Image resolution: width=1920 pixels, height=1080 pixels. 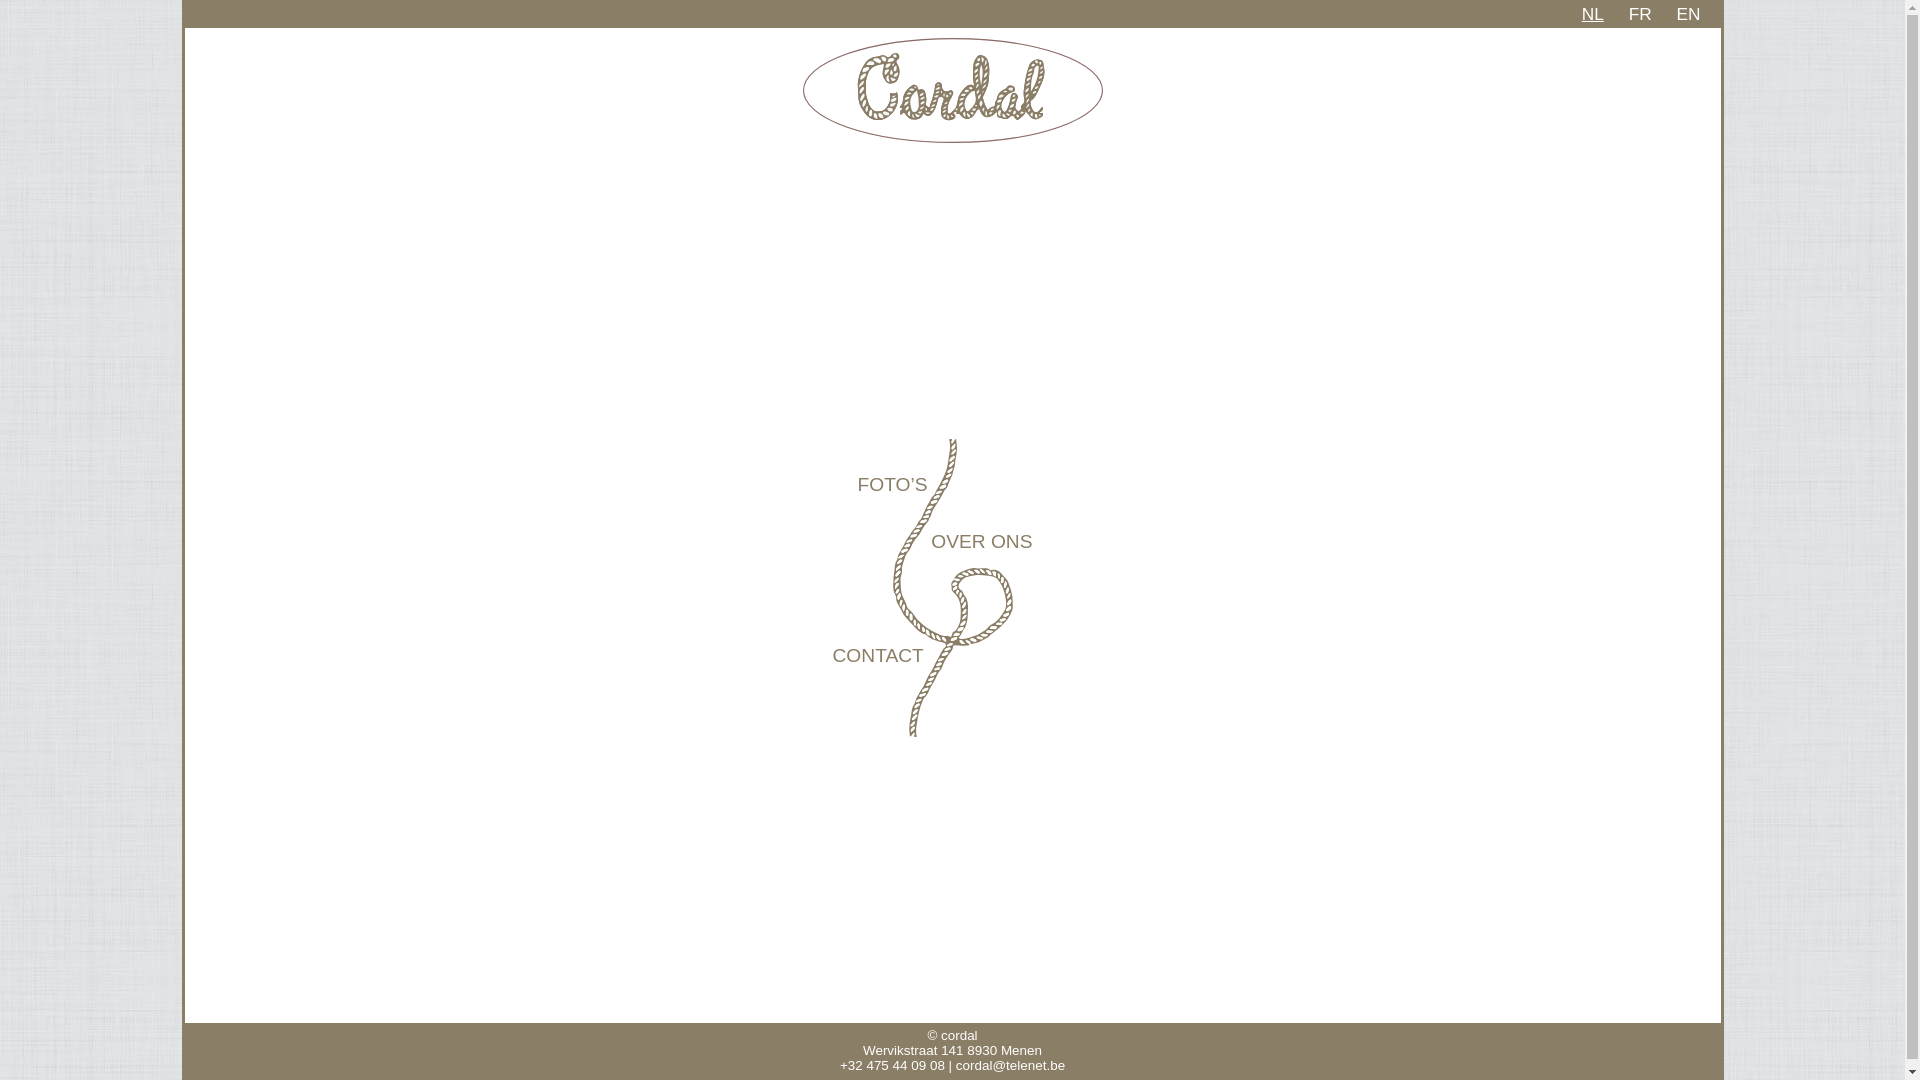 What do you see at coordinates (1010, 1064) in the screenshot?
I see `'cordal@telenet.be'` at bounding box center [1010, 1064].